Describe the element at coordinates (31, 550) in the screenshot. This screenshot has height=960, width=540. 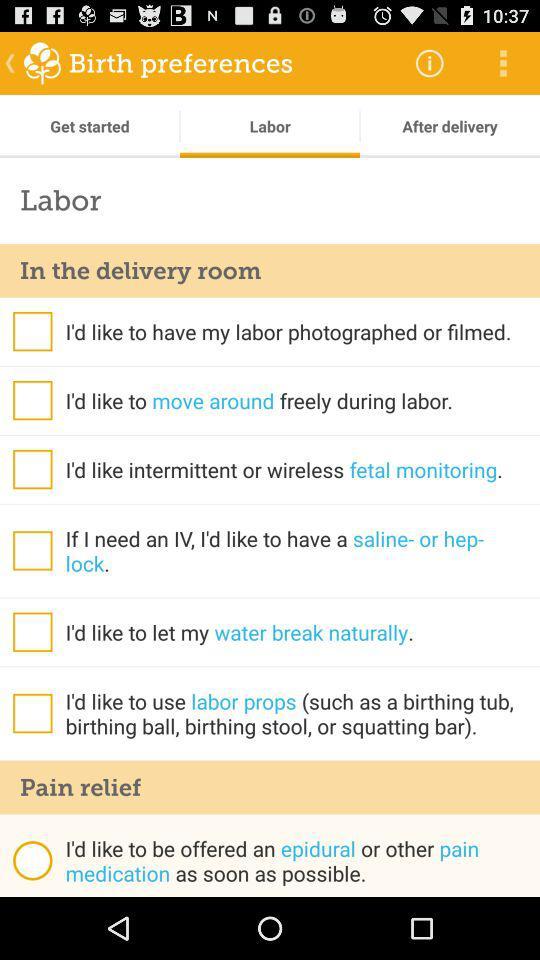
I see `if i need an iv i 'd like to have a saline- or hep- lock` at that location.